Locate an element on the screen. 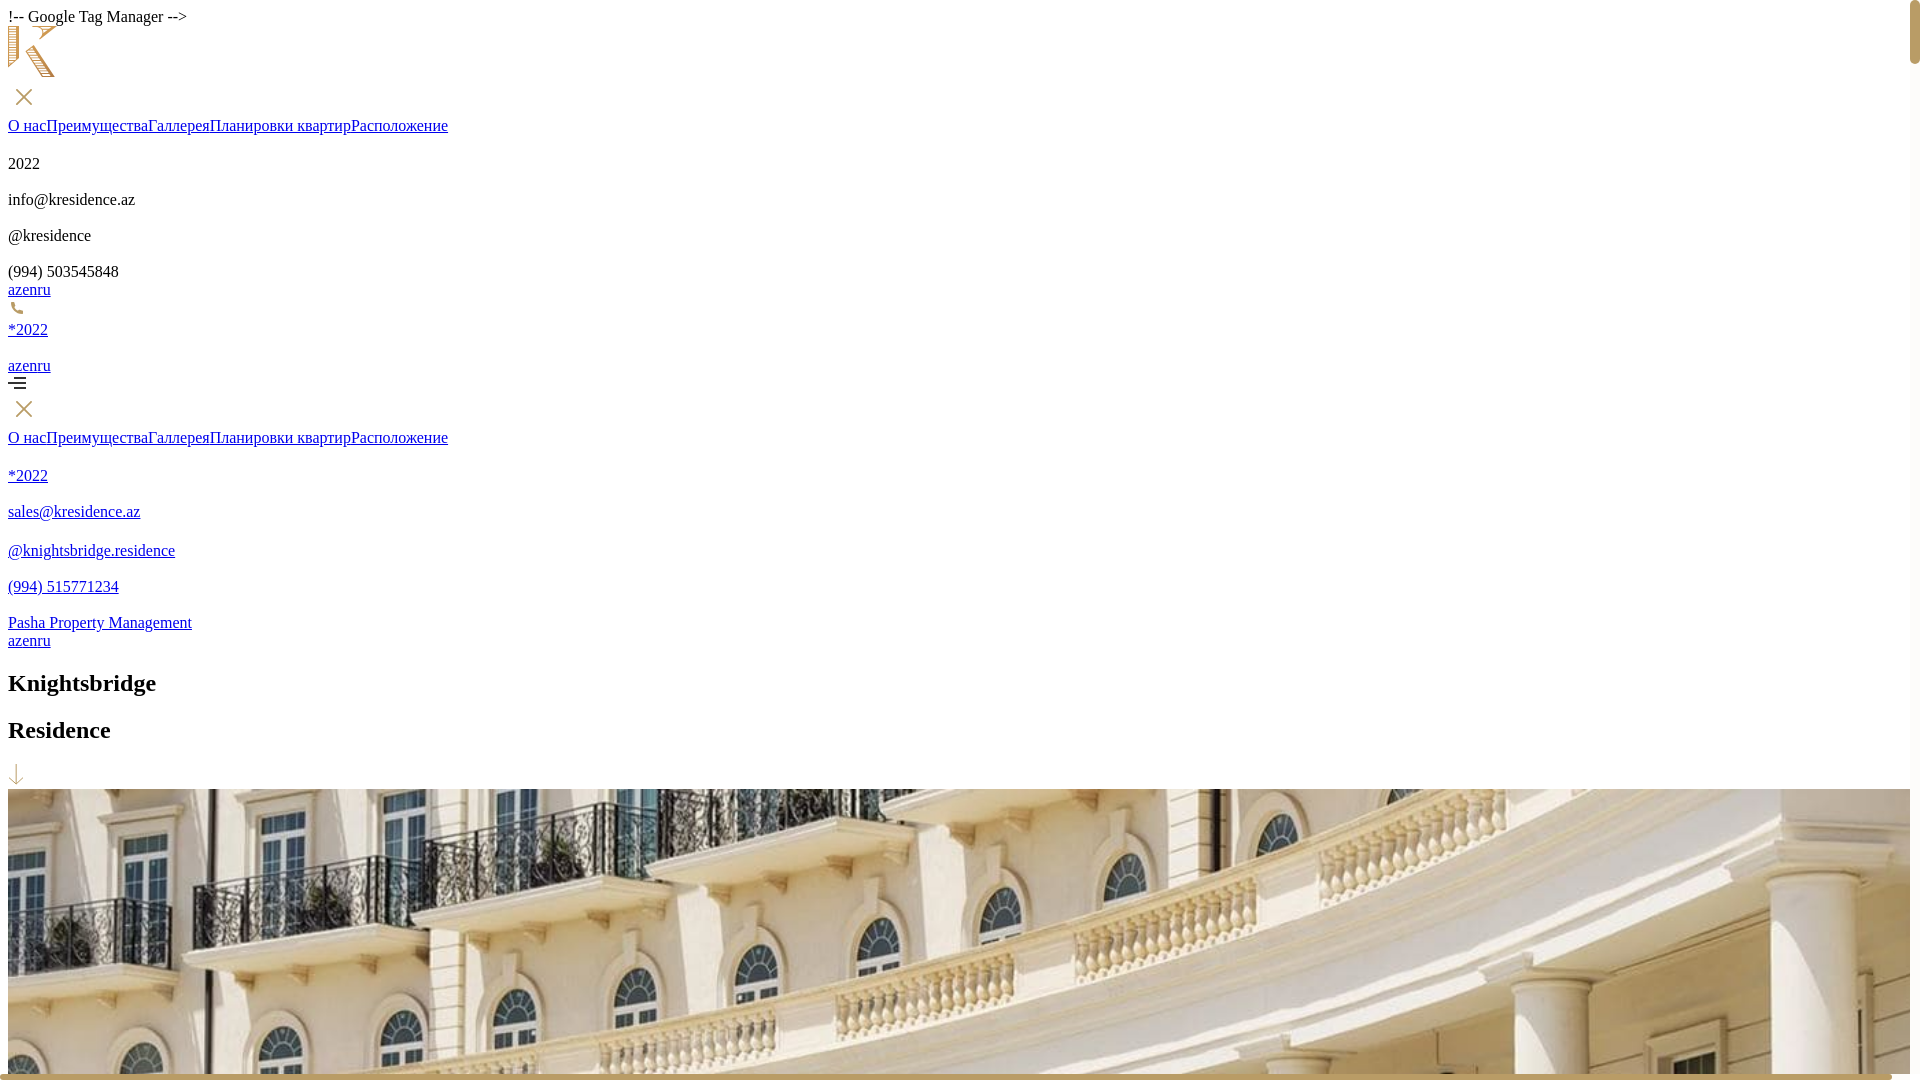 This screenshot has height=1080, width=1920. 'en' is located at coordinates (29, 289).